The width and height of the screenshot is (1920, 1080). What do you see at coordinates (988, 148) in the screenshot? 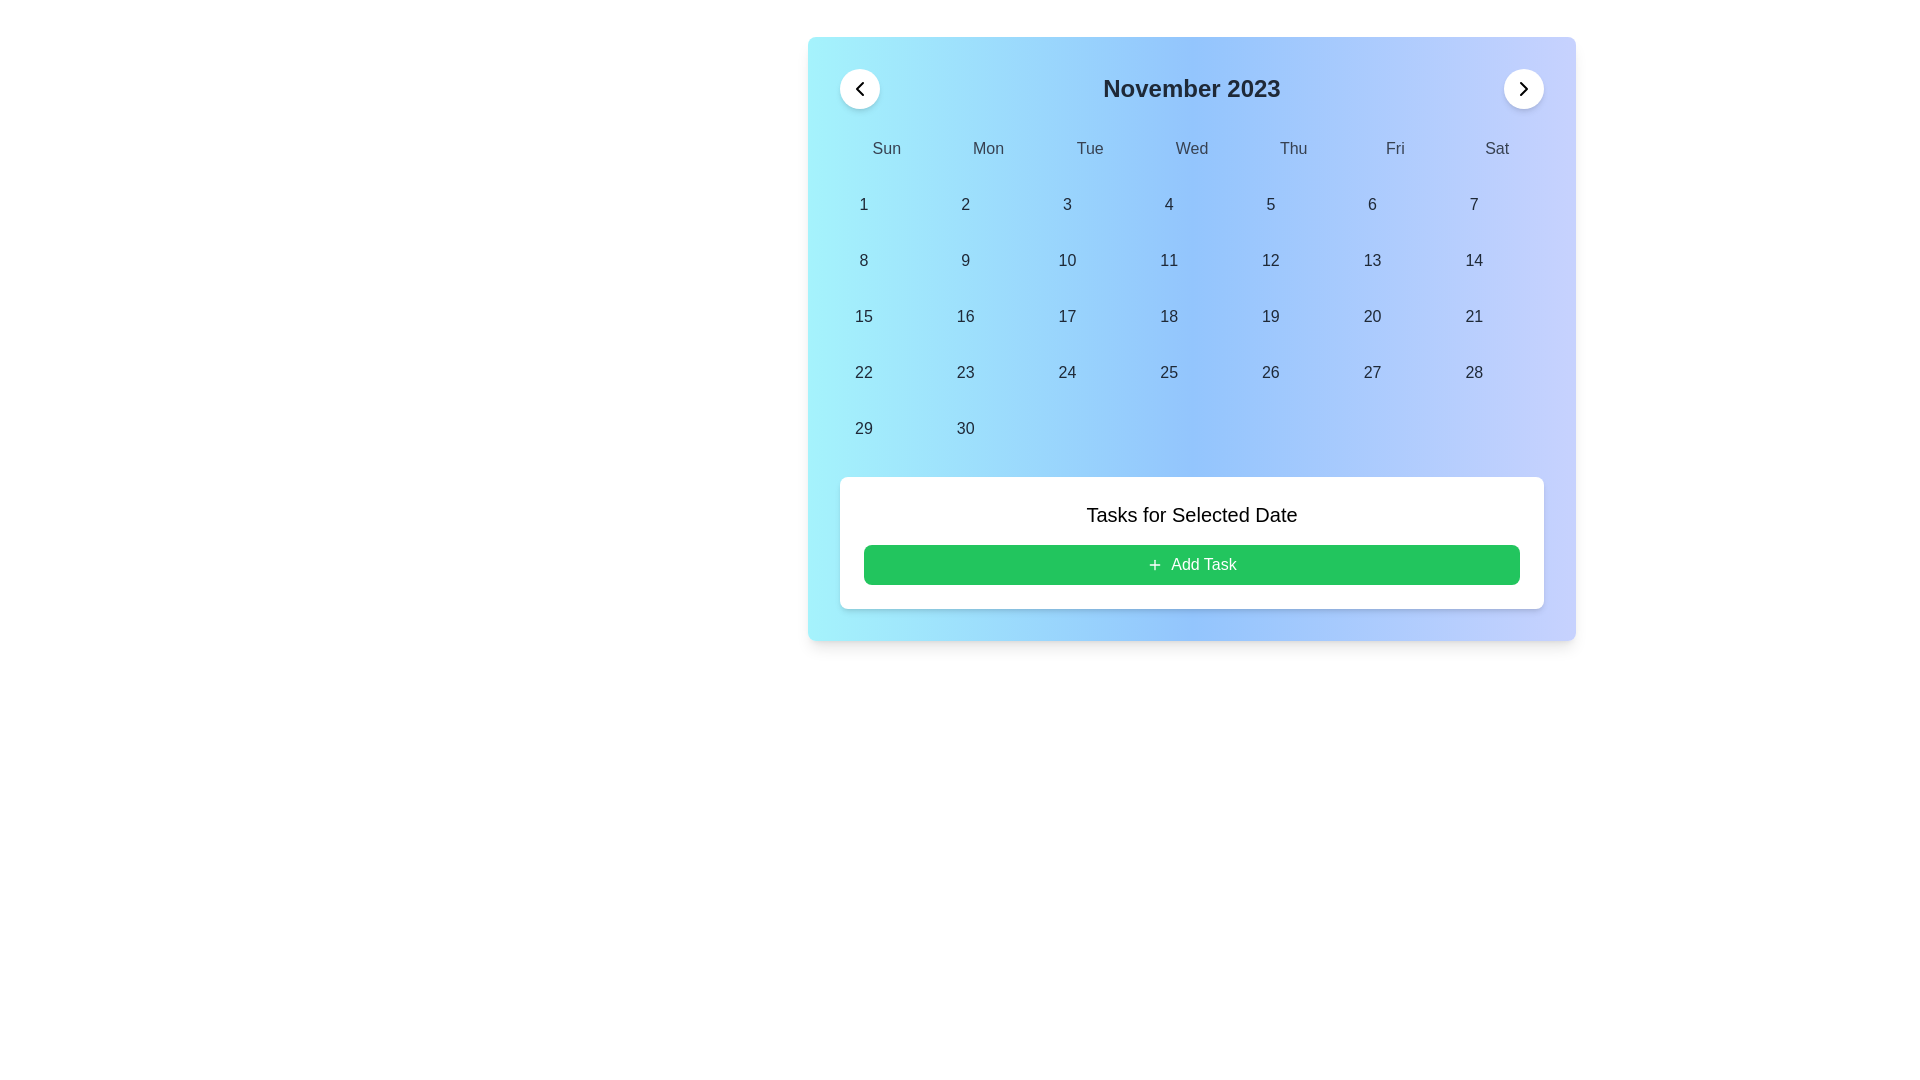
I see `the Text label indicating Monday, which is the second label in the row of days of the week, positioned between 'Sun' and 'Tue'` at bounding box center [988, 148].